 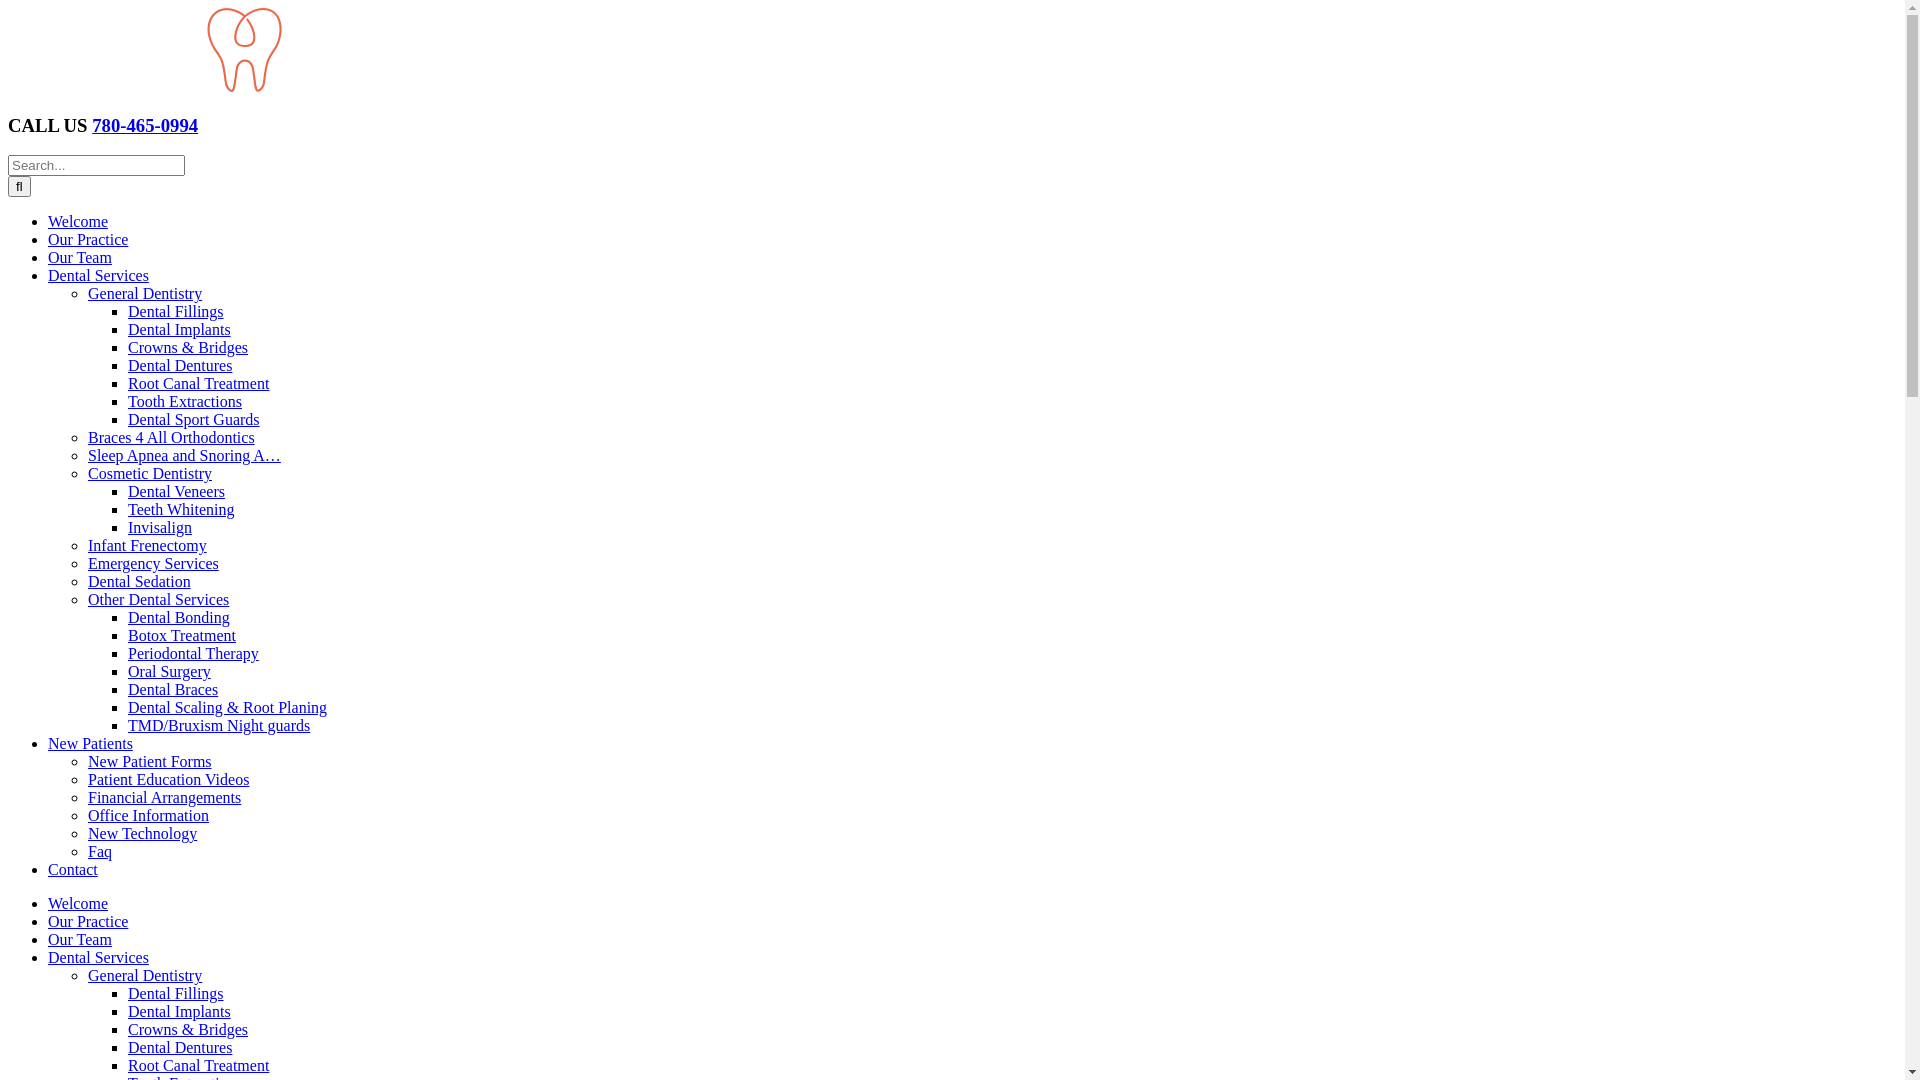 What do you see at coordinates (193, 418) in the screenshot?
I see `'Dental Sport Guards'` at bounding box center [193, 418].